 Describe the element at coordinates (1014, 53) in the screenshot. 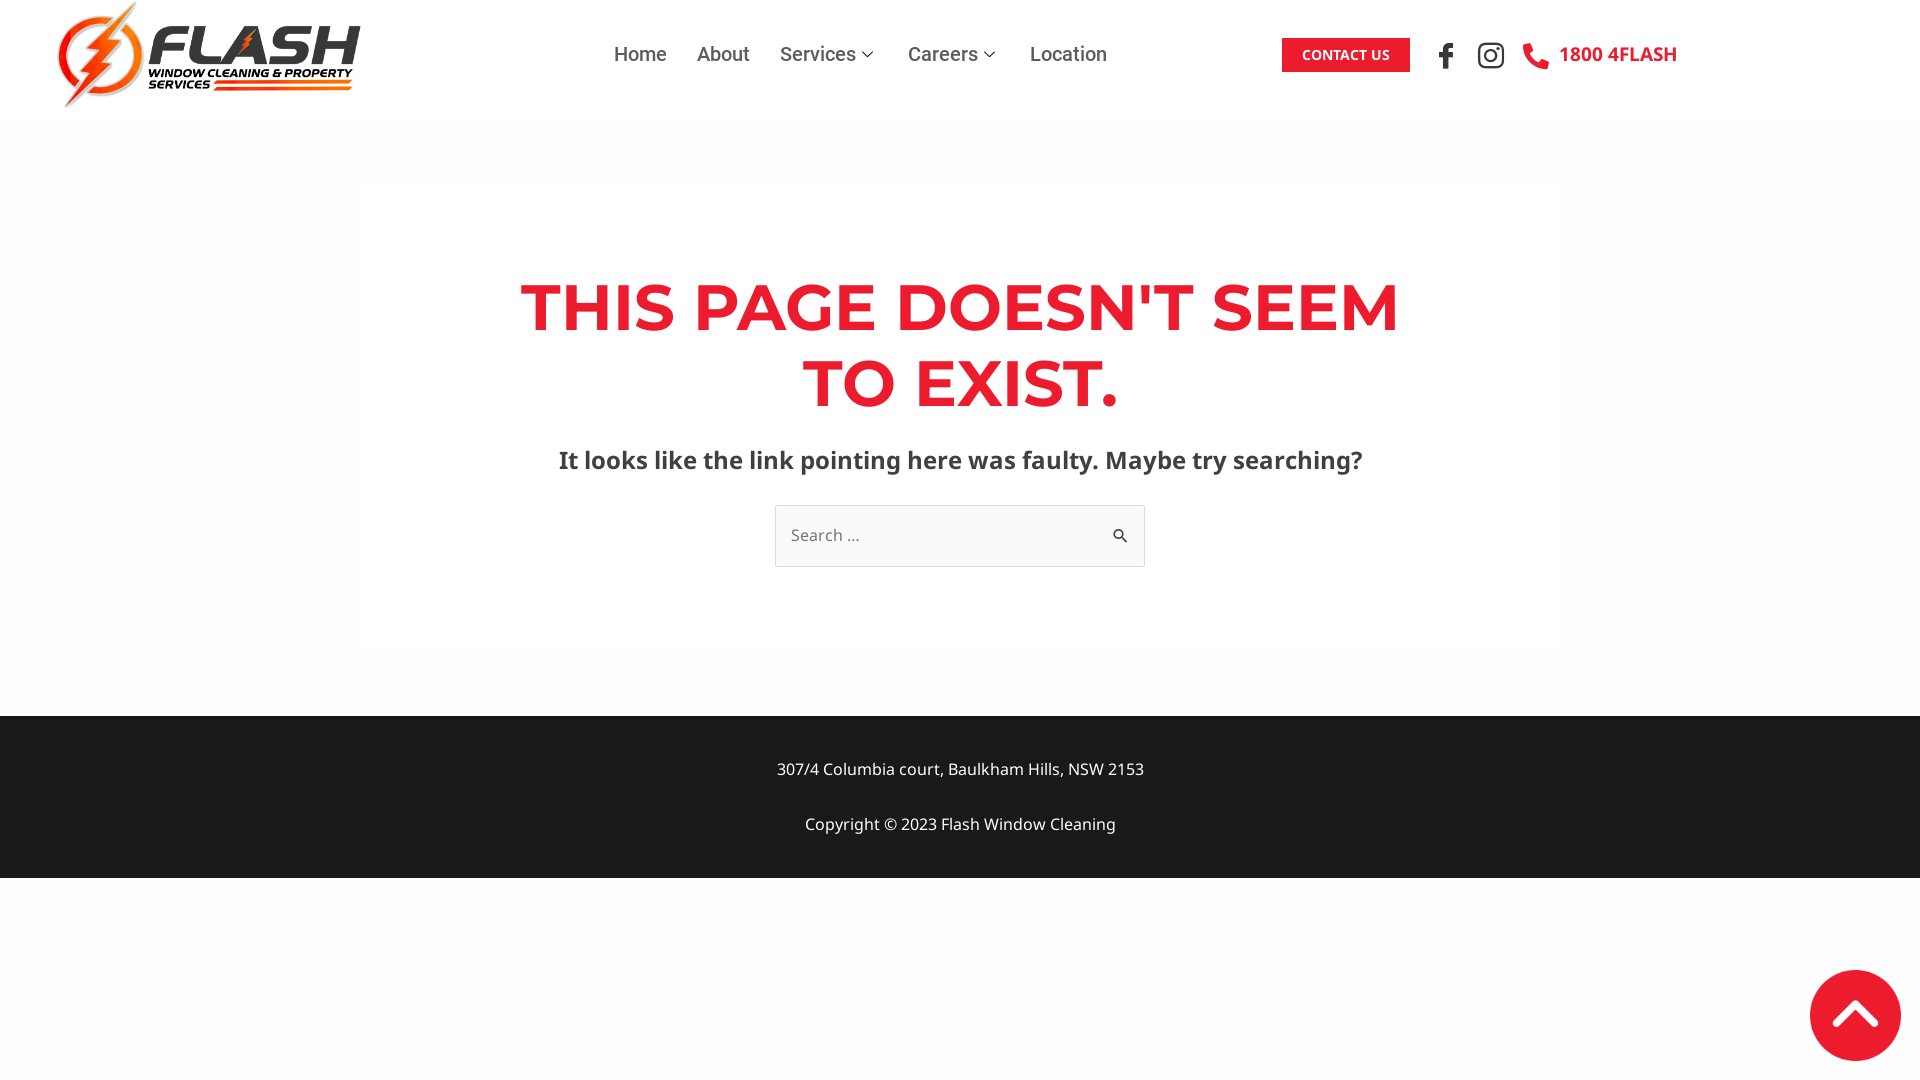

I see `'Location'` at that location.